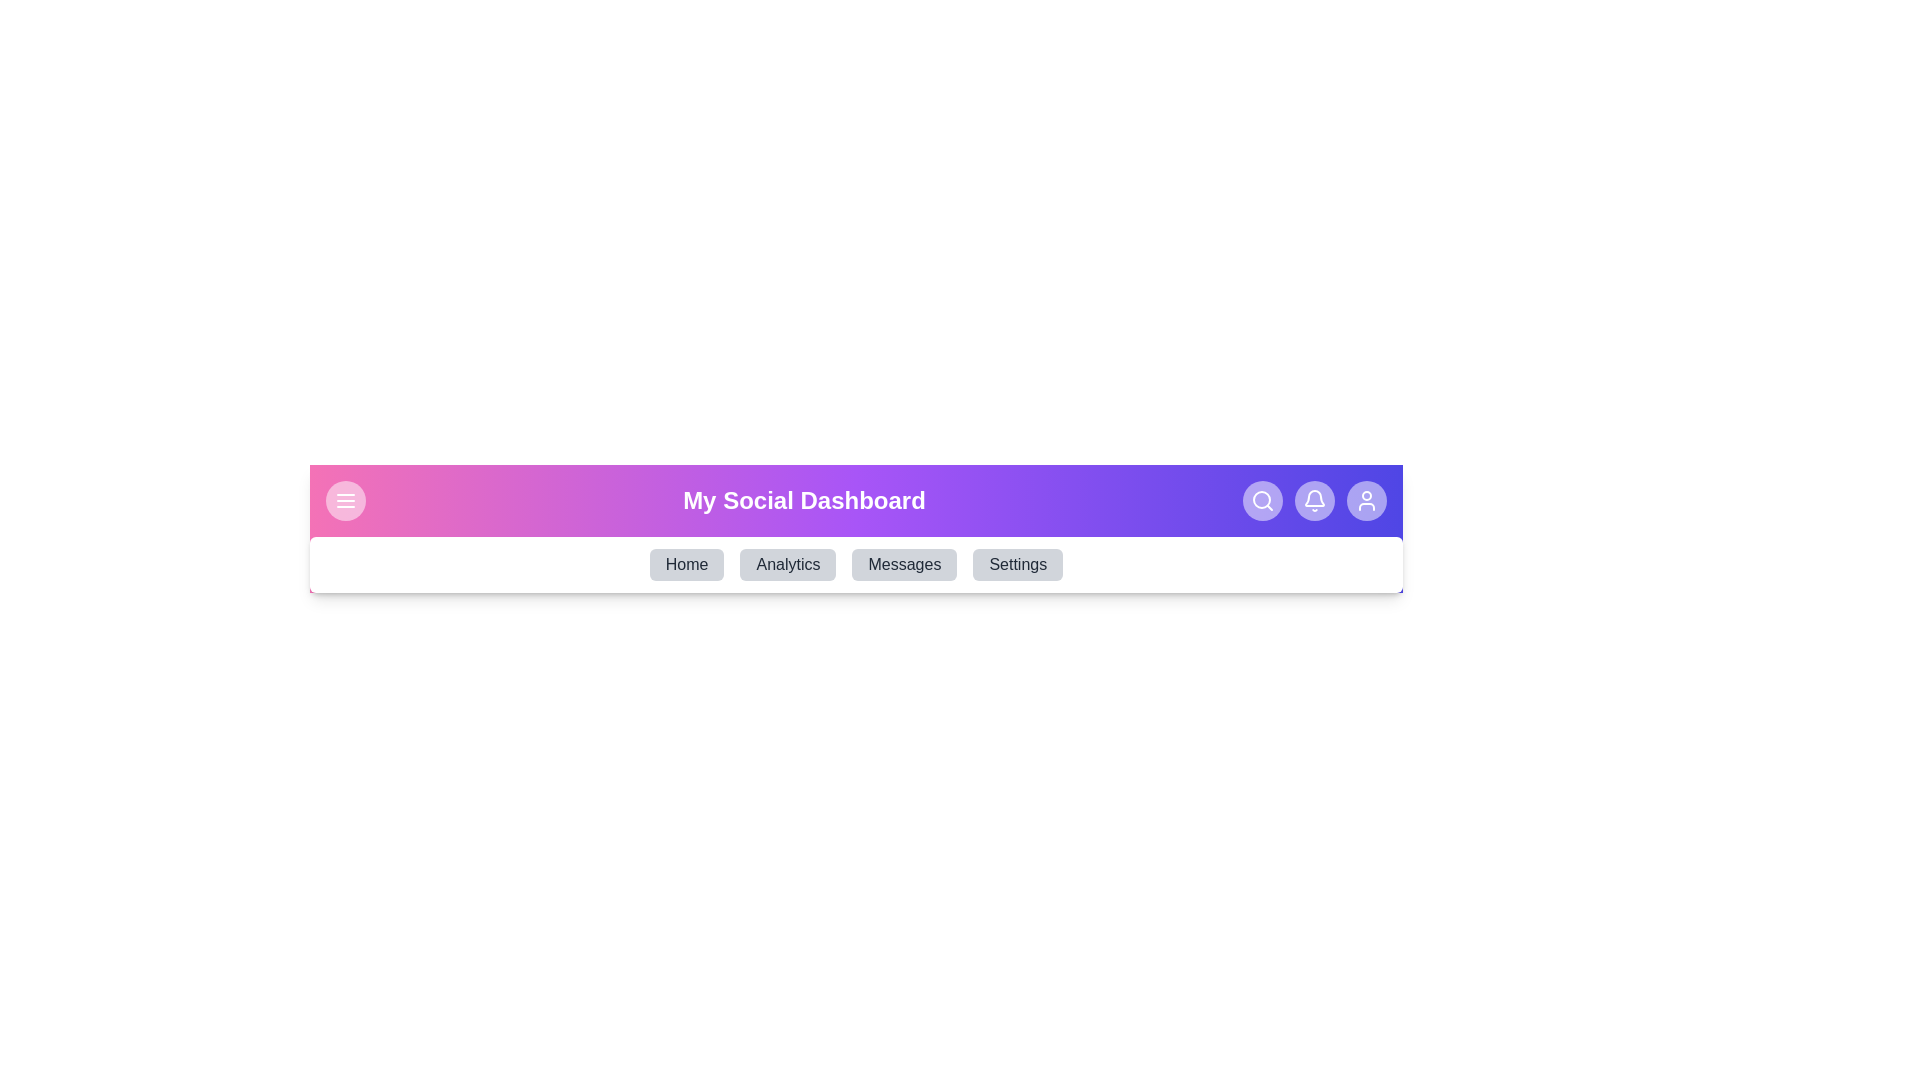 The height and width of the screenshot is (1080, 1920). I want to click on the navigation item Messages from the navigation bar, so click(904, 564).